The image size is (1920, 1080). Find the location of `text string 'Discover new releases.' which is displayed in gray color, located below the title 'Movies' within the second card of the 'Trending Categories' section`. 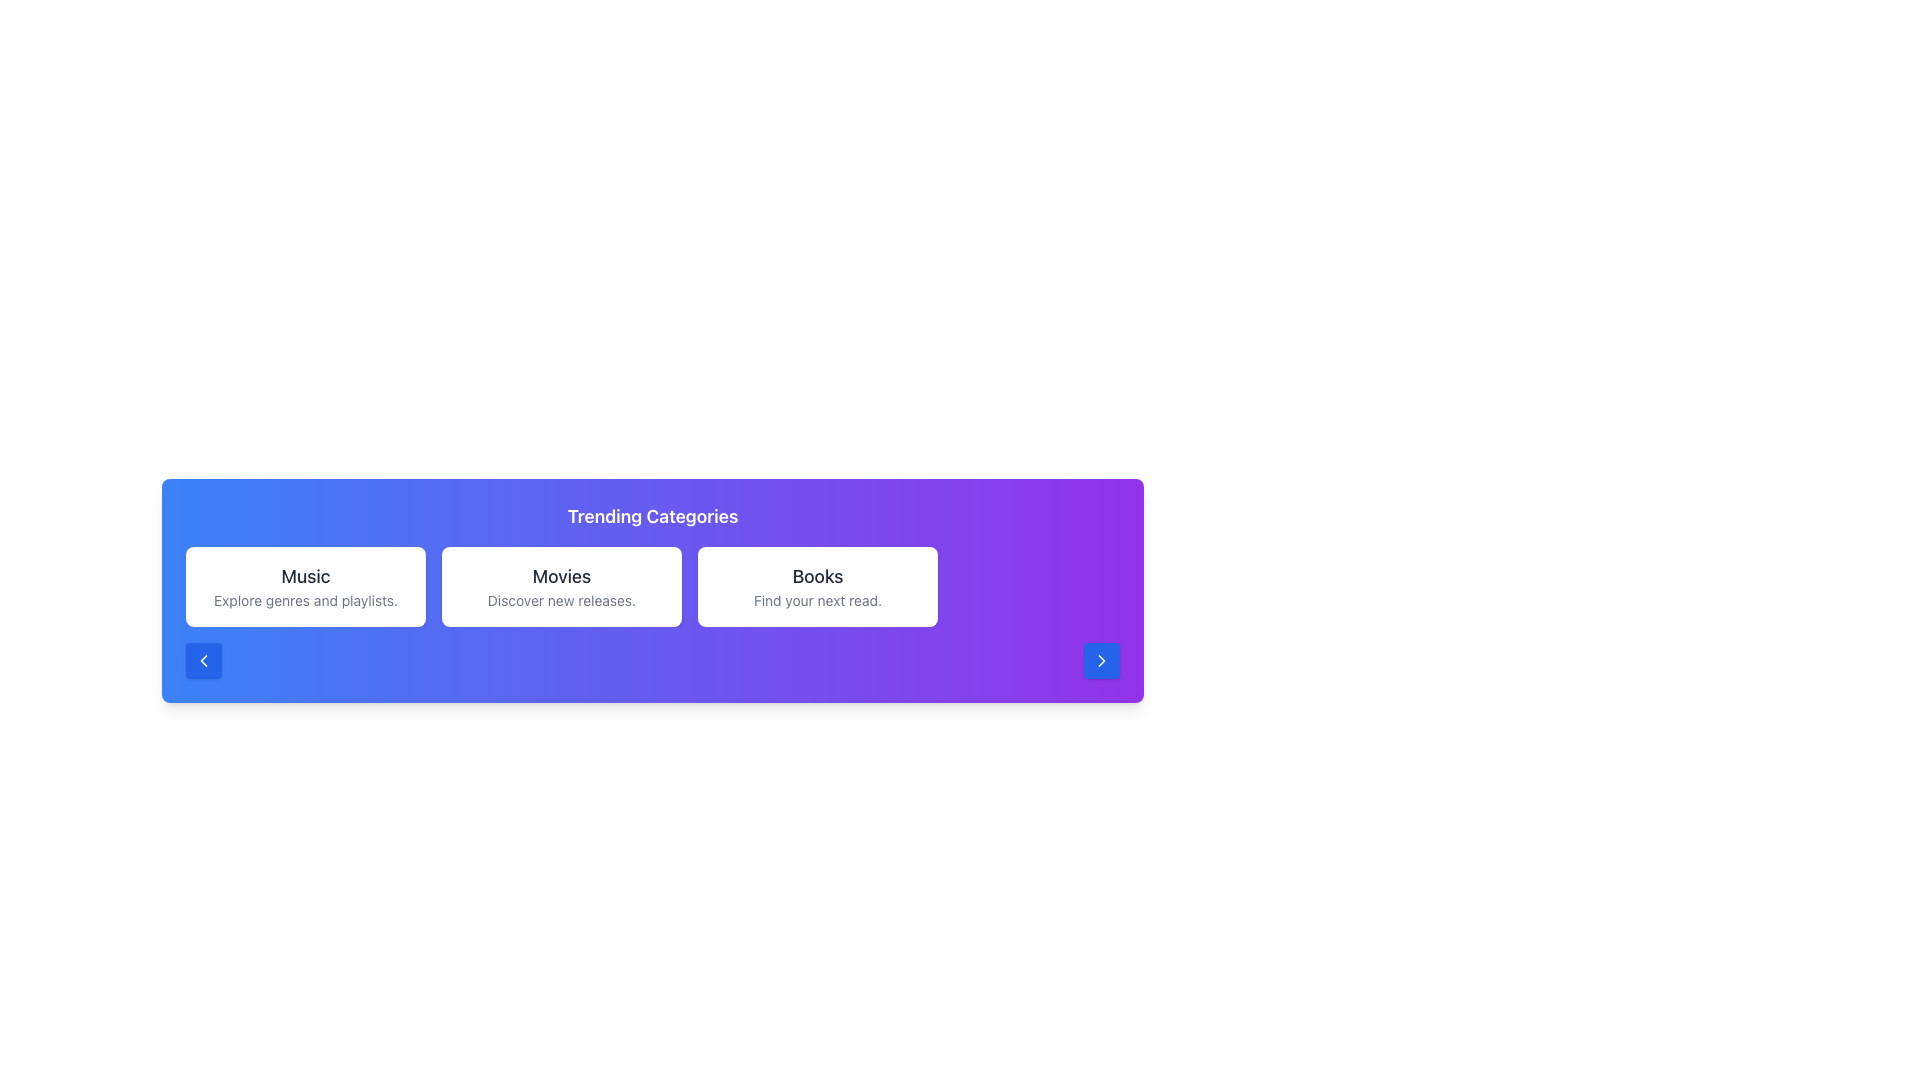

text string 'Discover new releases.' which is displayed in gray color, located below the title 'Movies' within the second card of the 'Trending Categories' section is located at coordinates (560, 600).